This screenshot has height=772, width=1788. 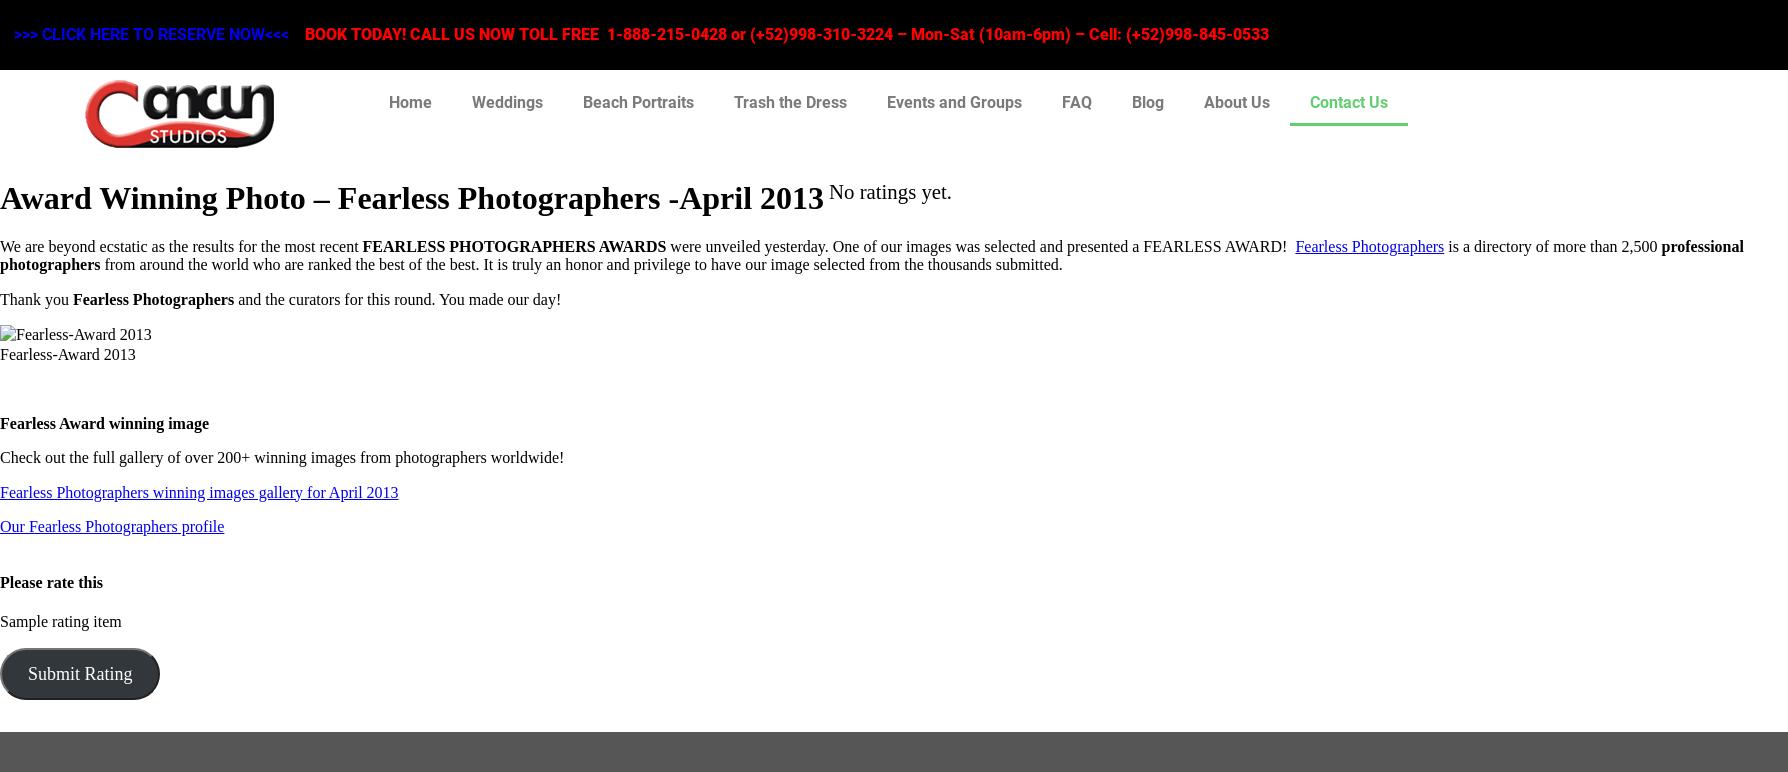 I want to click on 'Thank you', so click(x=35, y=297).